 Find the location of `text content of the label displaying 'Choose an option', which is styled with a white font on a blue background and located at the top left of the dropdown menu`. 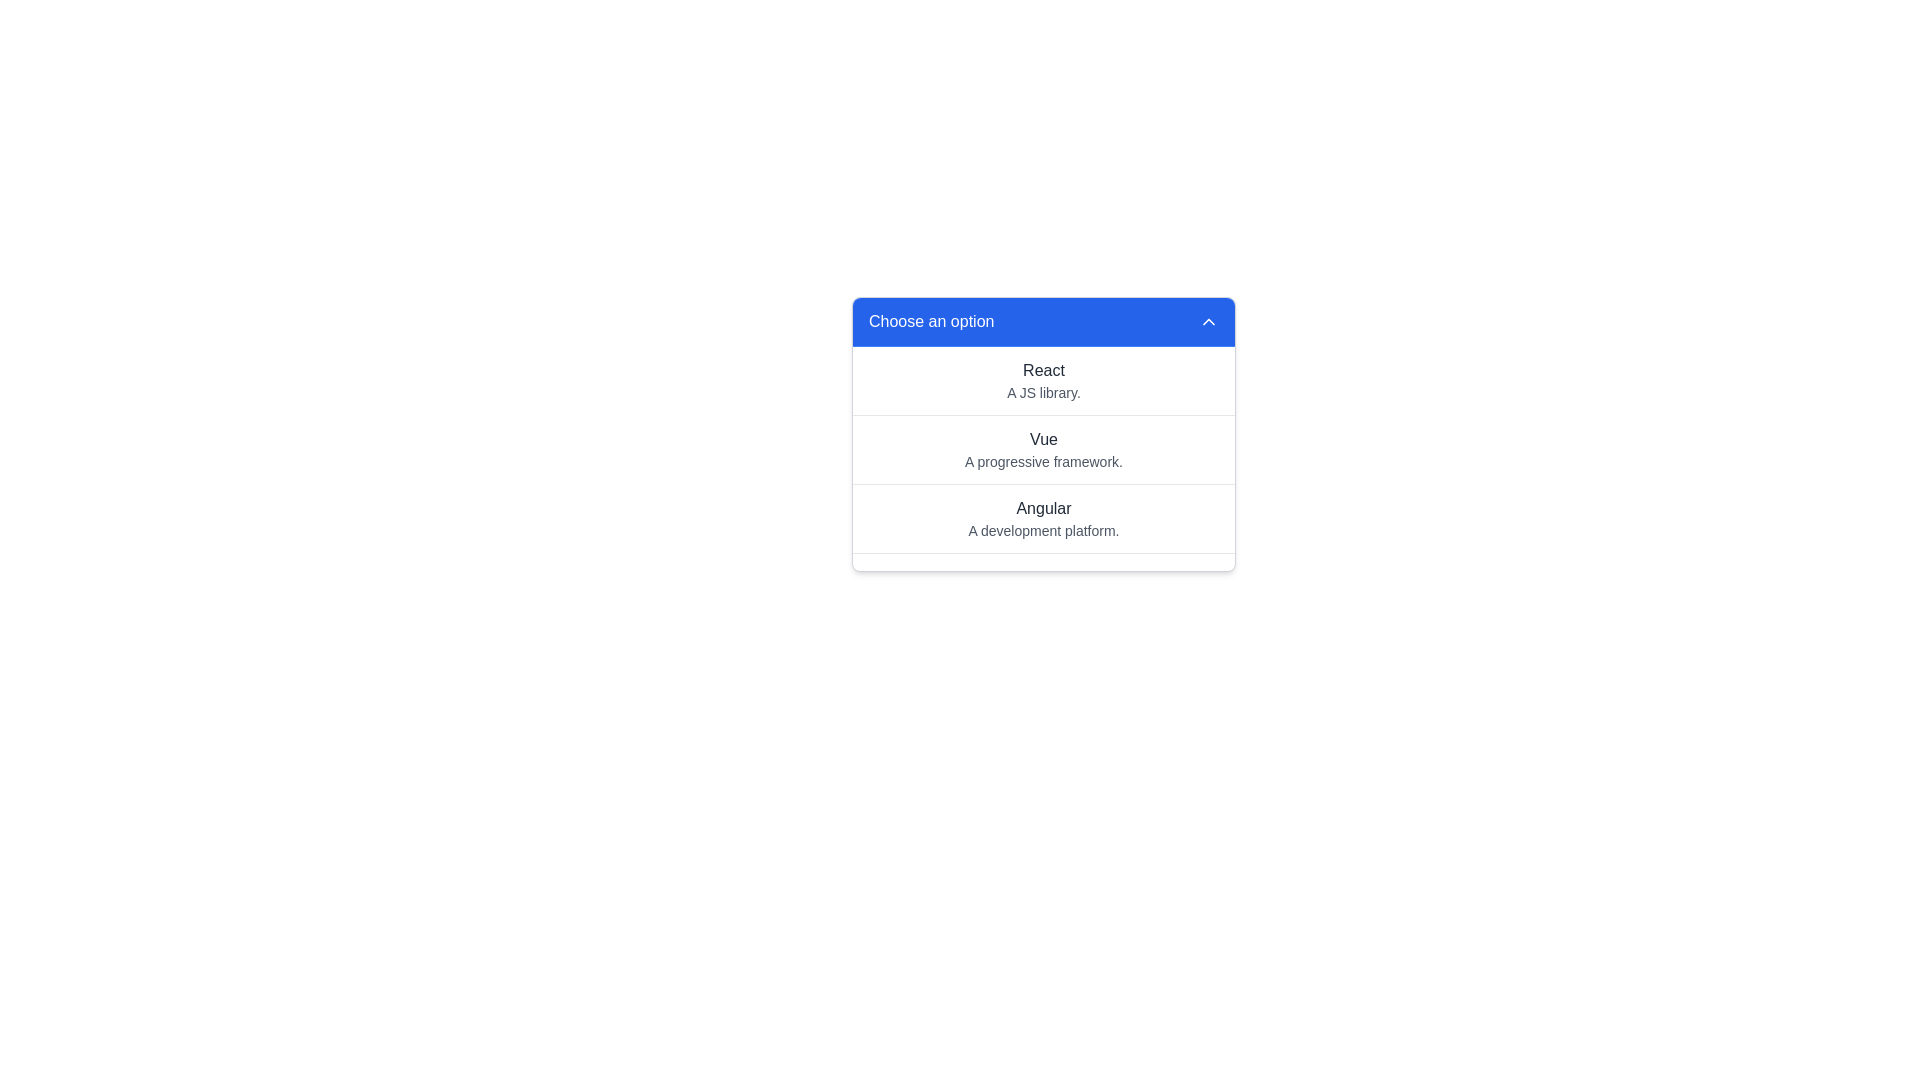

text content of the label displaying 'Choose an option', which is styled with a white font on a blue background and located at the top left of the dropdown menu is located at coordinates (930, 320).